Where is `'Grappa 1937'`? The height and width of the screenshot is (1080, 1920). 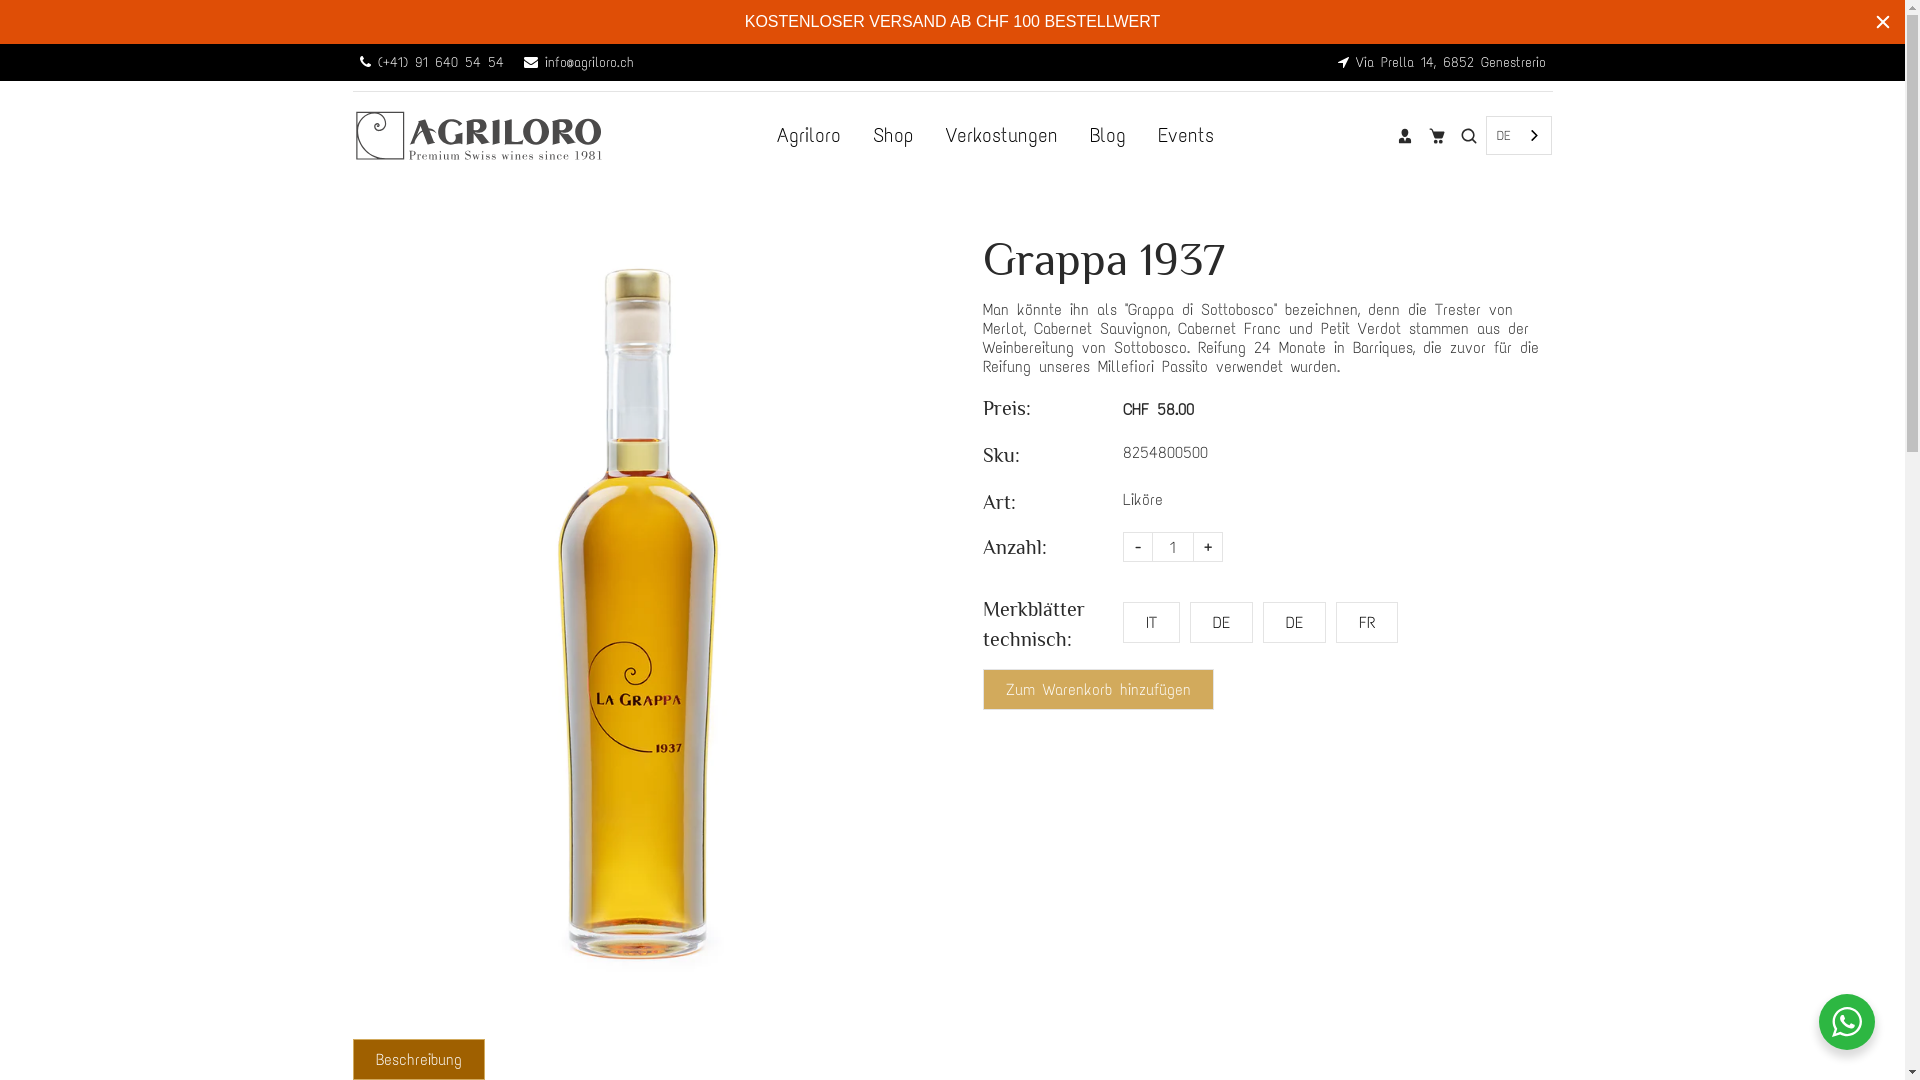 'Grappa 1937' is located at coordinates (636, 612).